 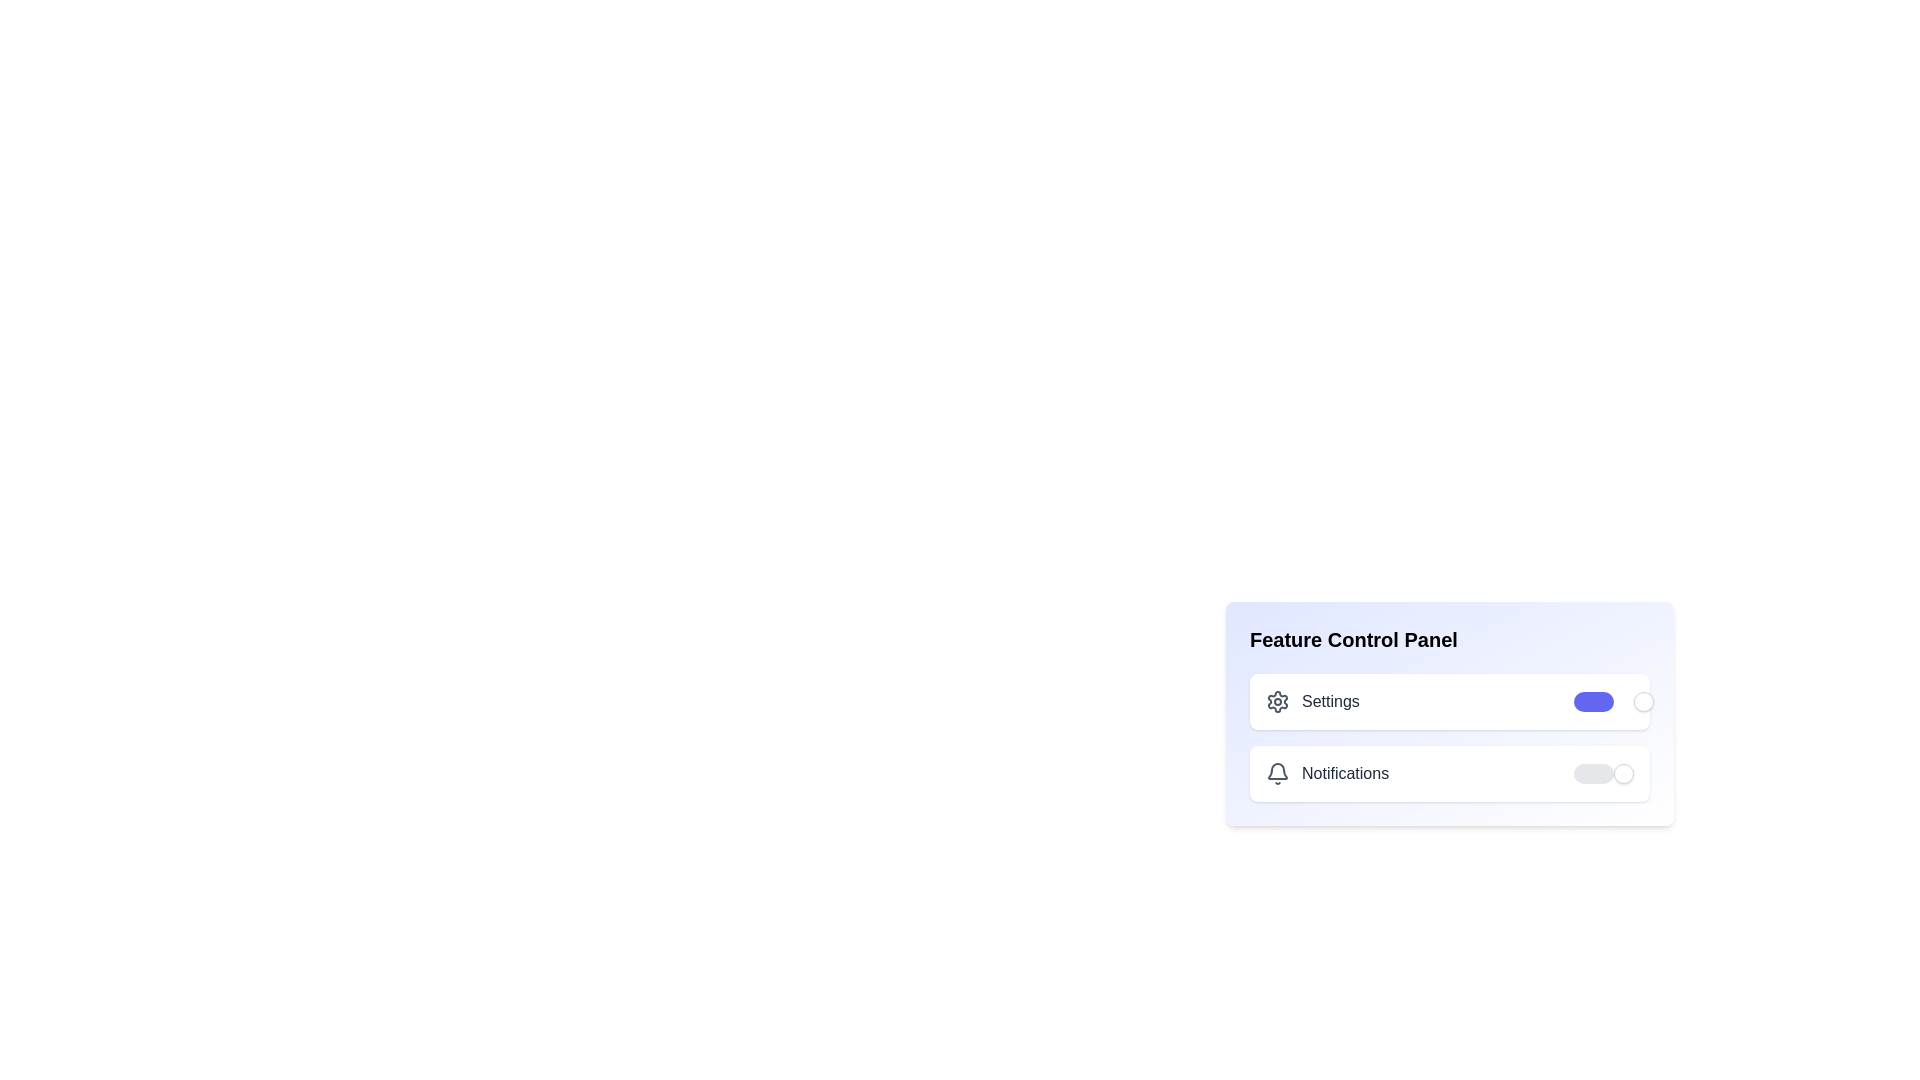 What do you see at coordinates (1312, 701) in the screenshot?
I see `the 'Settings' label to select it` at bounding box center [1312, 701].